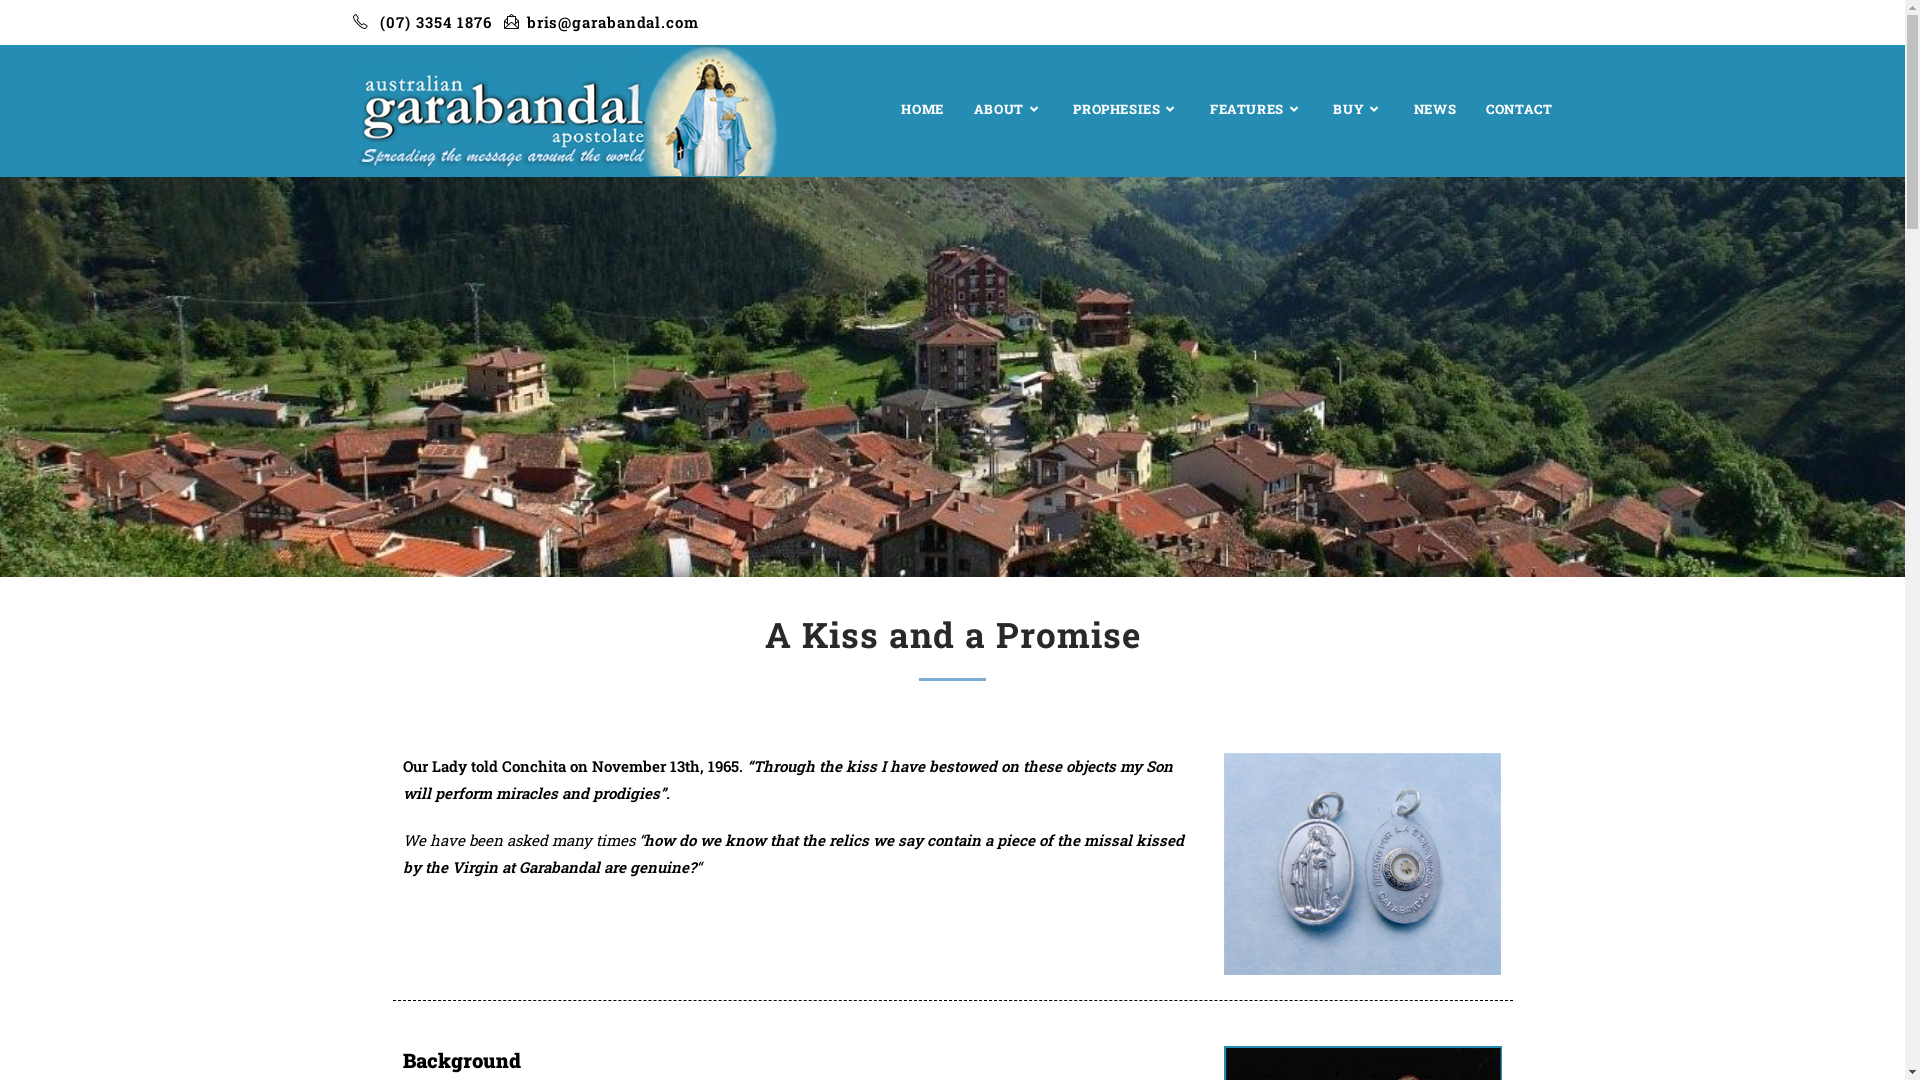 This screenshot has height=1080, width=1920. I want to click on 'CONTACT', so click(1518, 108).